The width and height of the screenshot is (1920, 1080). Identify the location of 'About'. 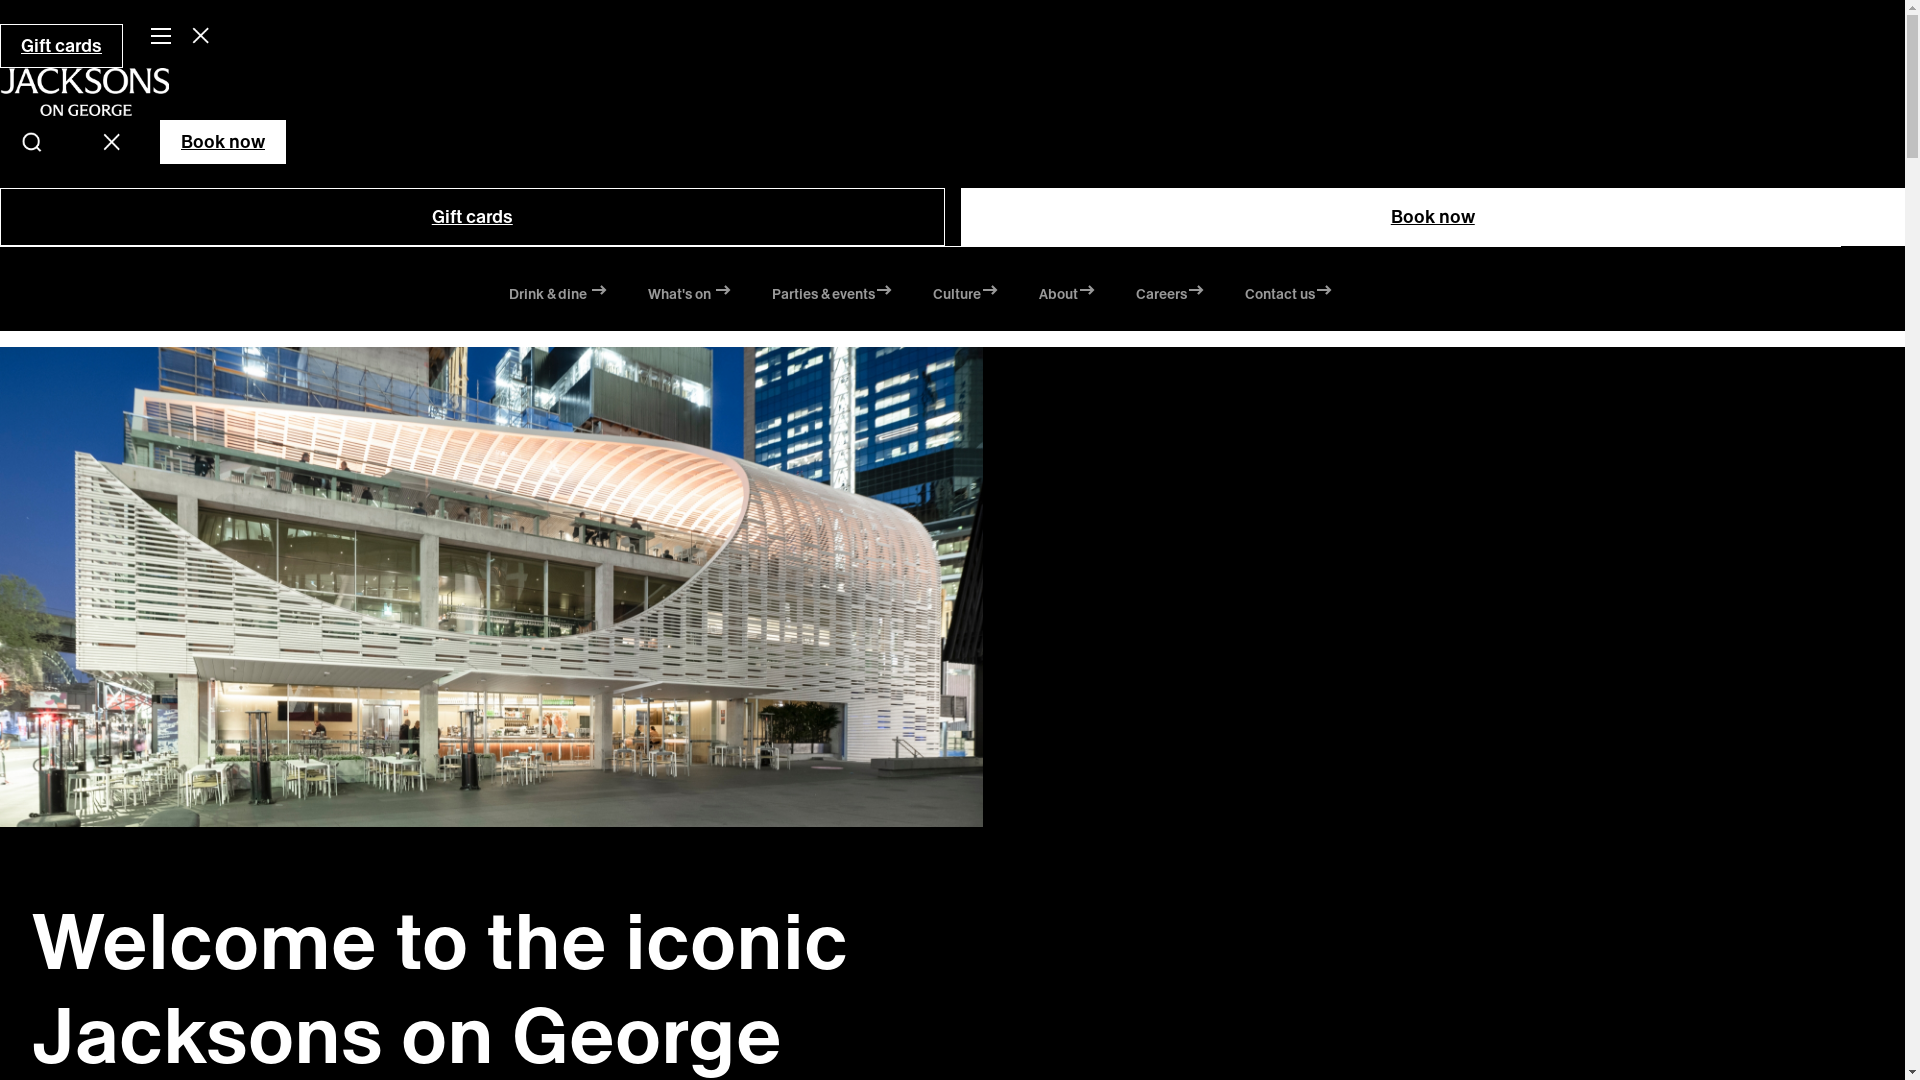
(1065, 297).